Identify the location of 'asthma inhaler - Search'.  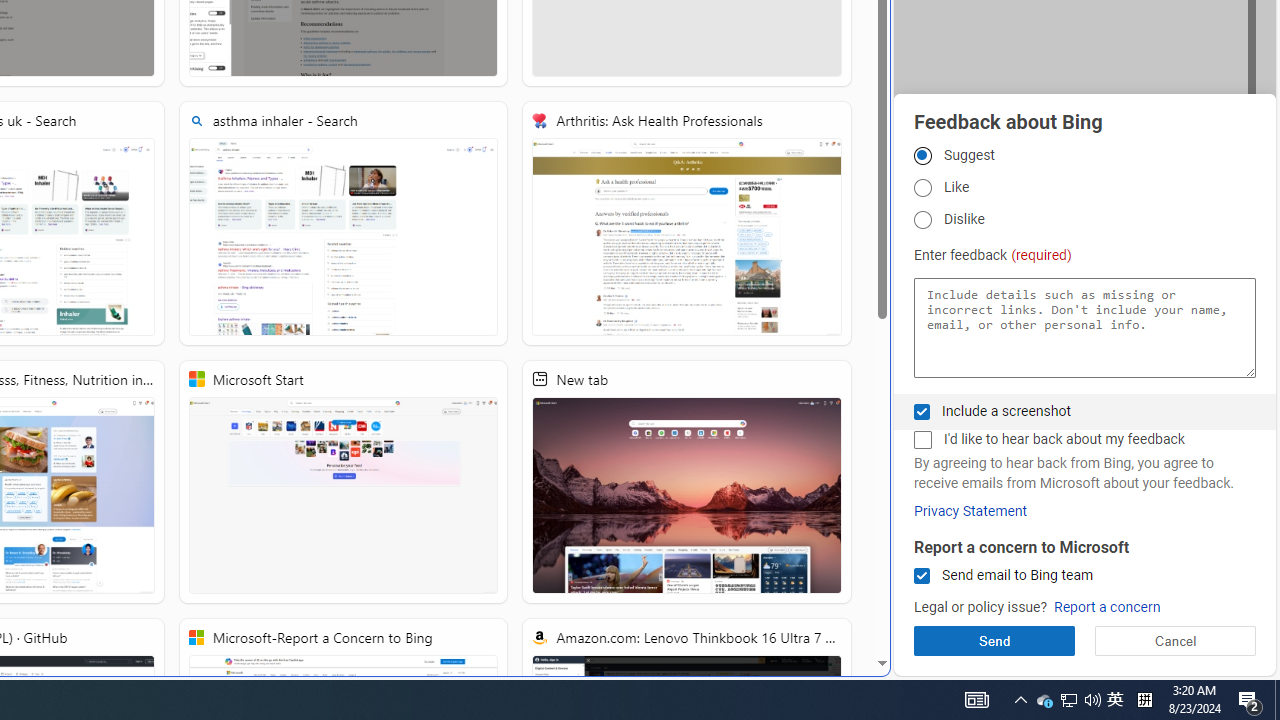
(343, 223).